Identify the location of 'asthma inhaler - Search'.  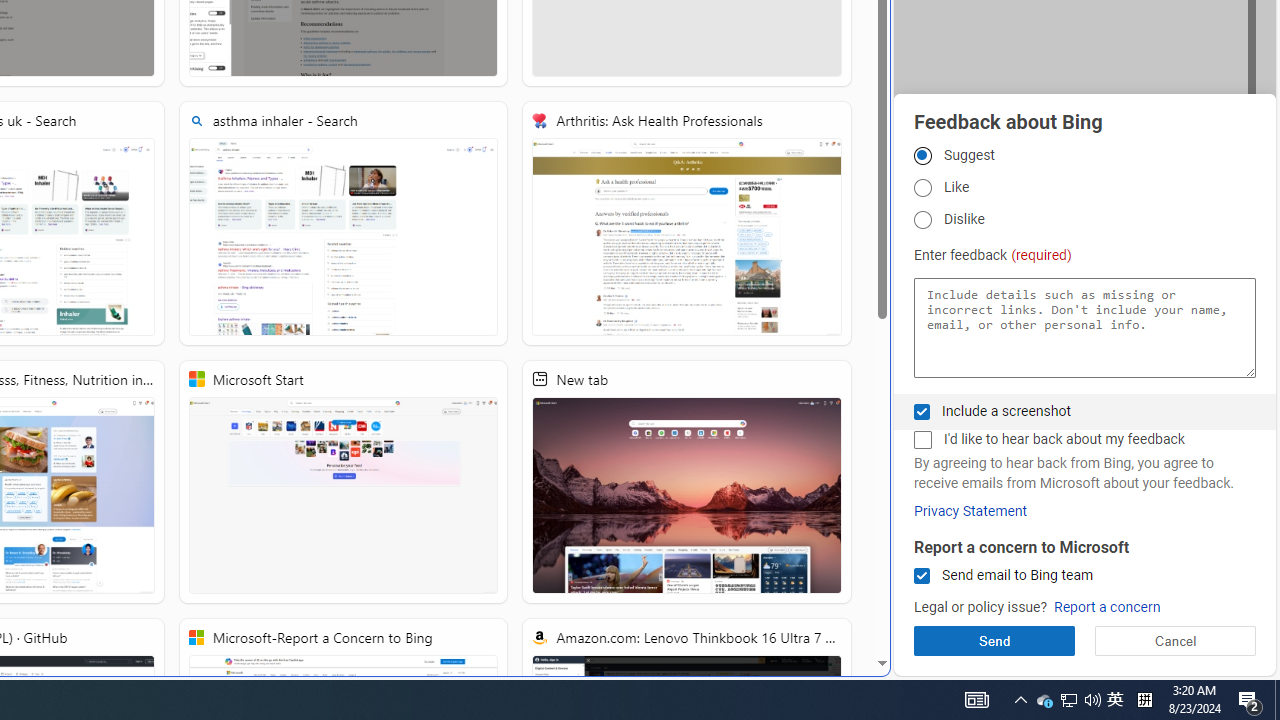
(343, 223).